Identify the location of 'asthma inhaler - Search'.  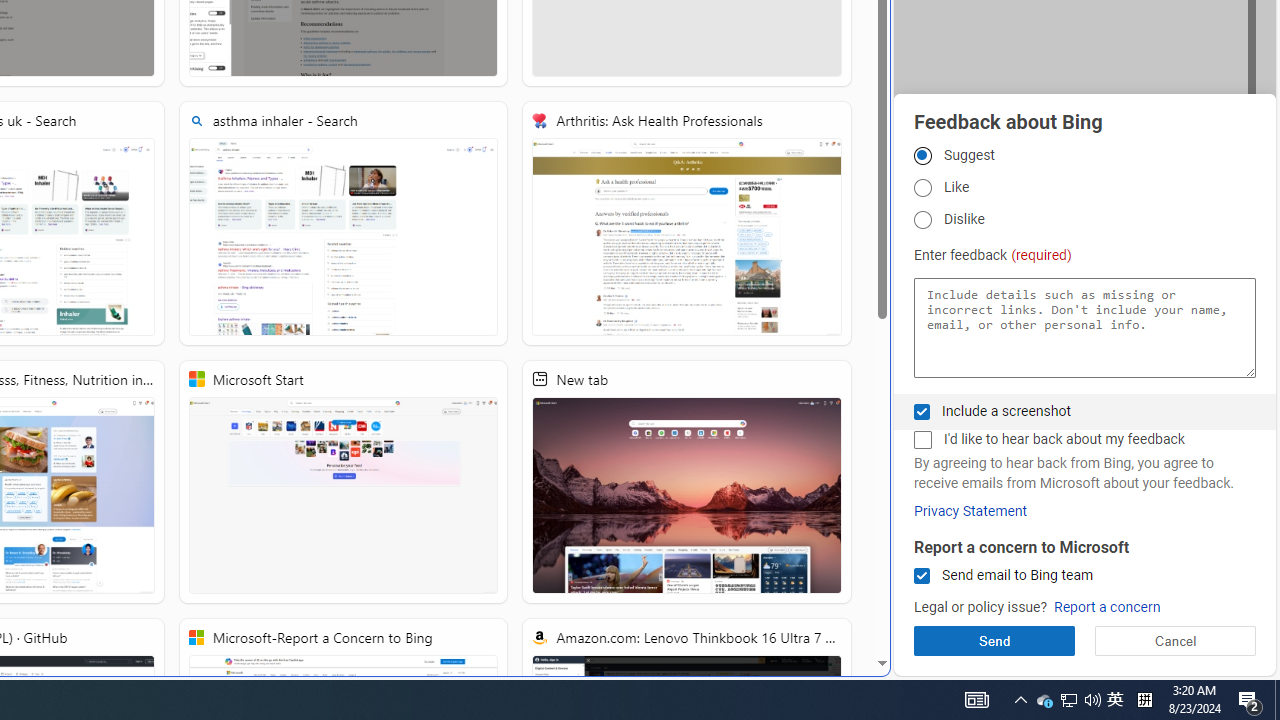
(343, 223).